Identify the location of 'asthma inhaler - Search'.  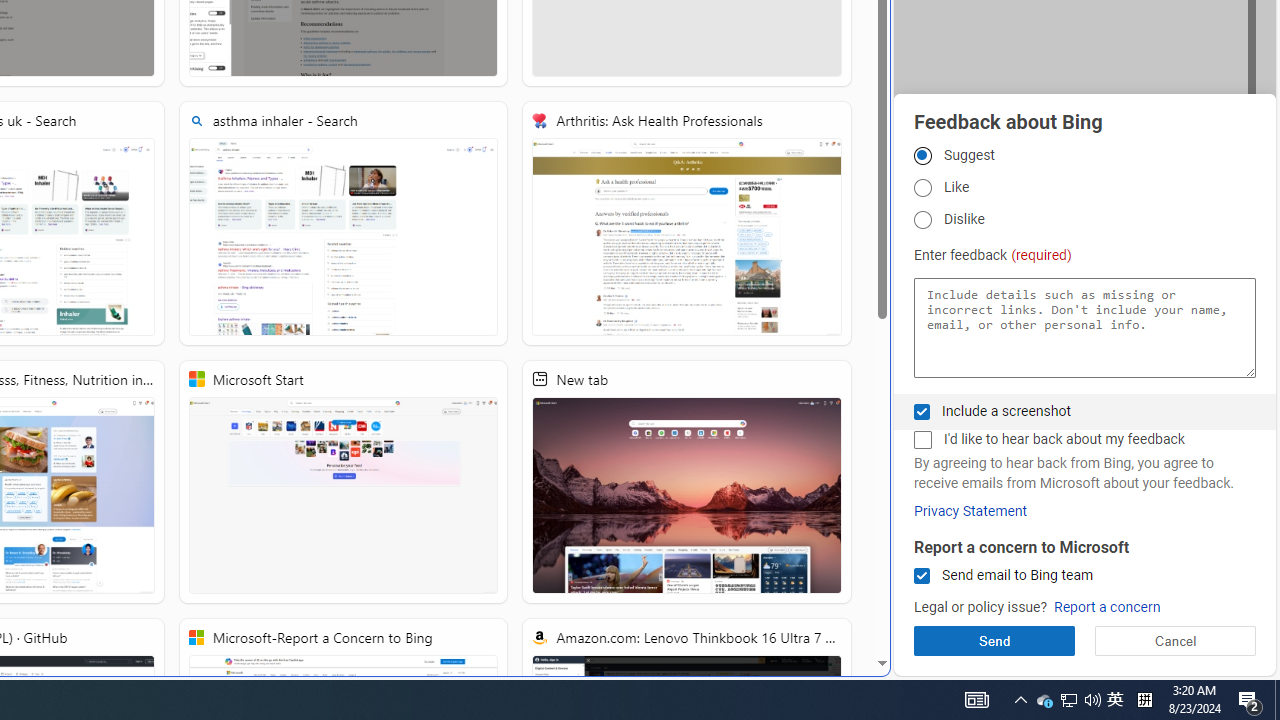
(343, 223).